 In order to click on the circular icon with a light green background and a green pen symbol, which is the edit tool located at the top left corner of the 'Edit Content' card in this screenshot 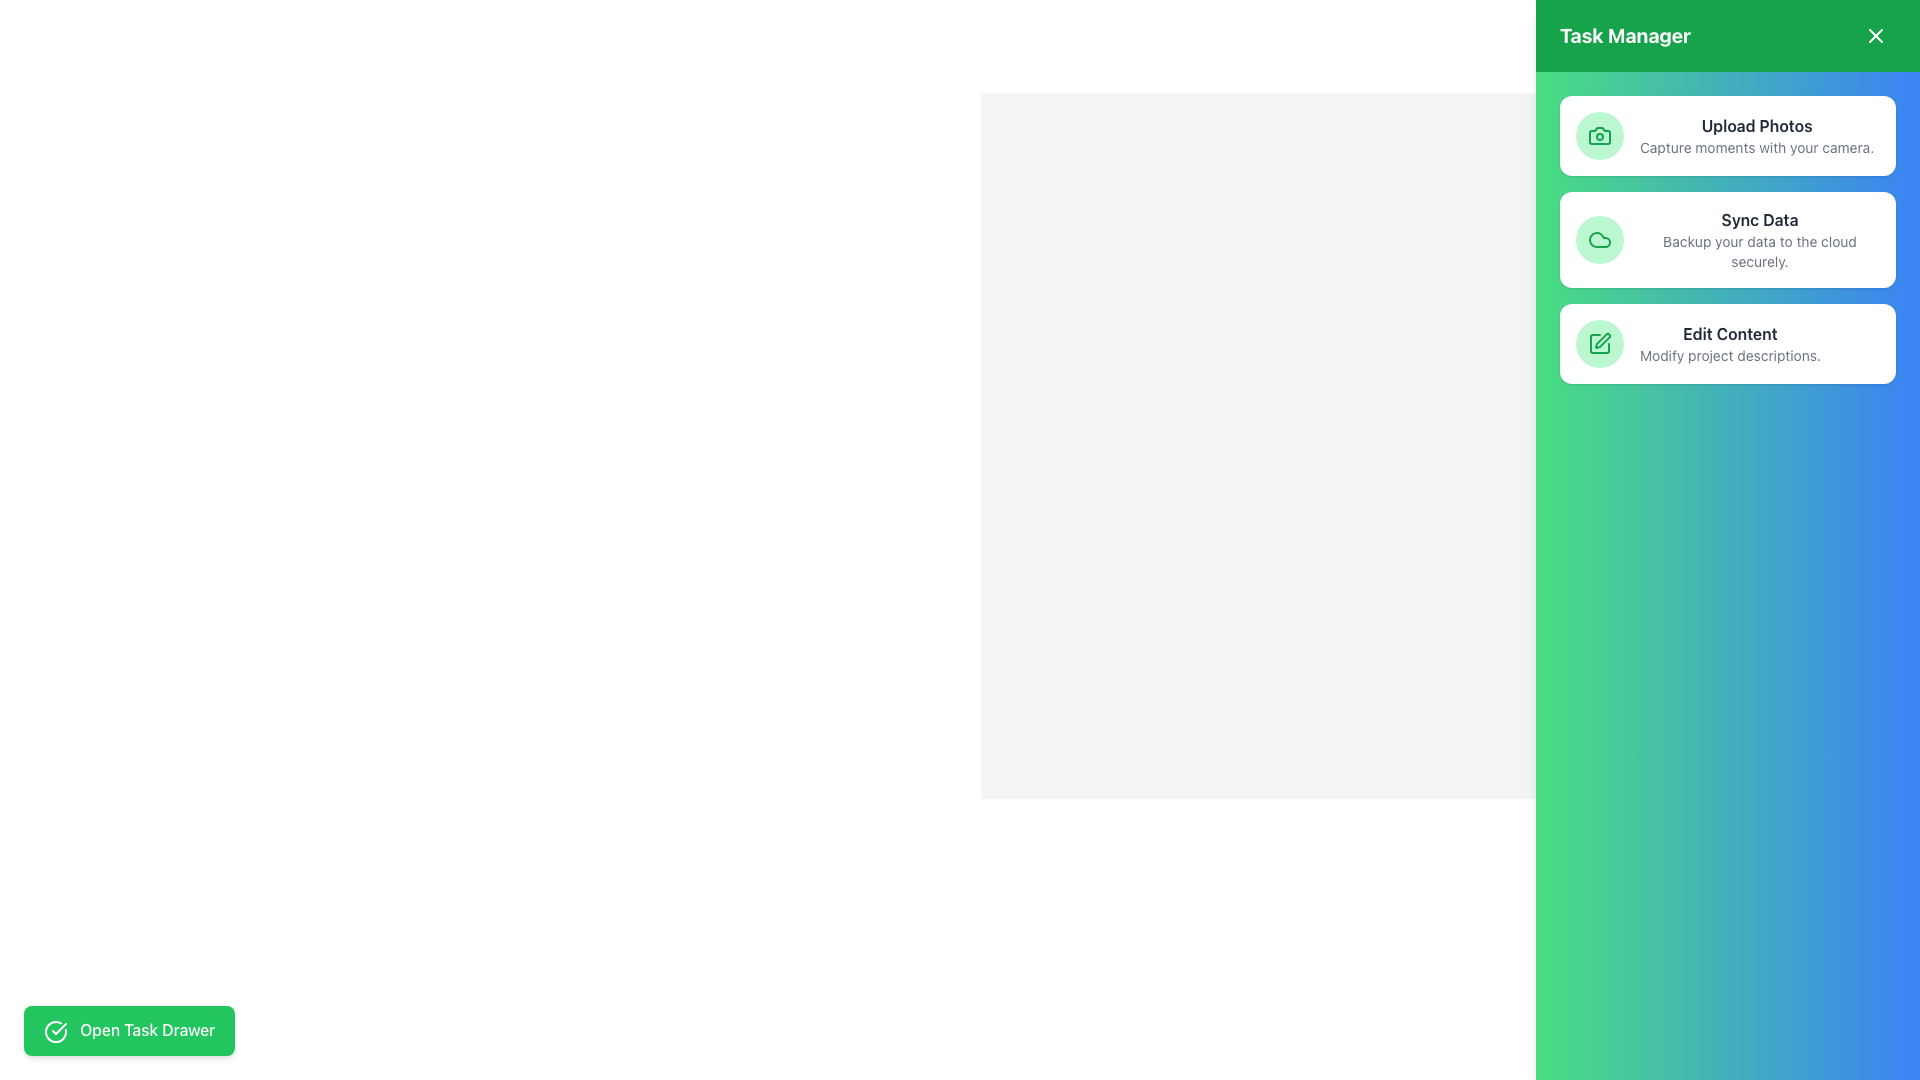, I will do `click(1598, 342)`.